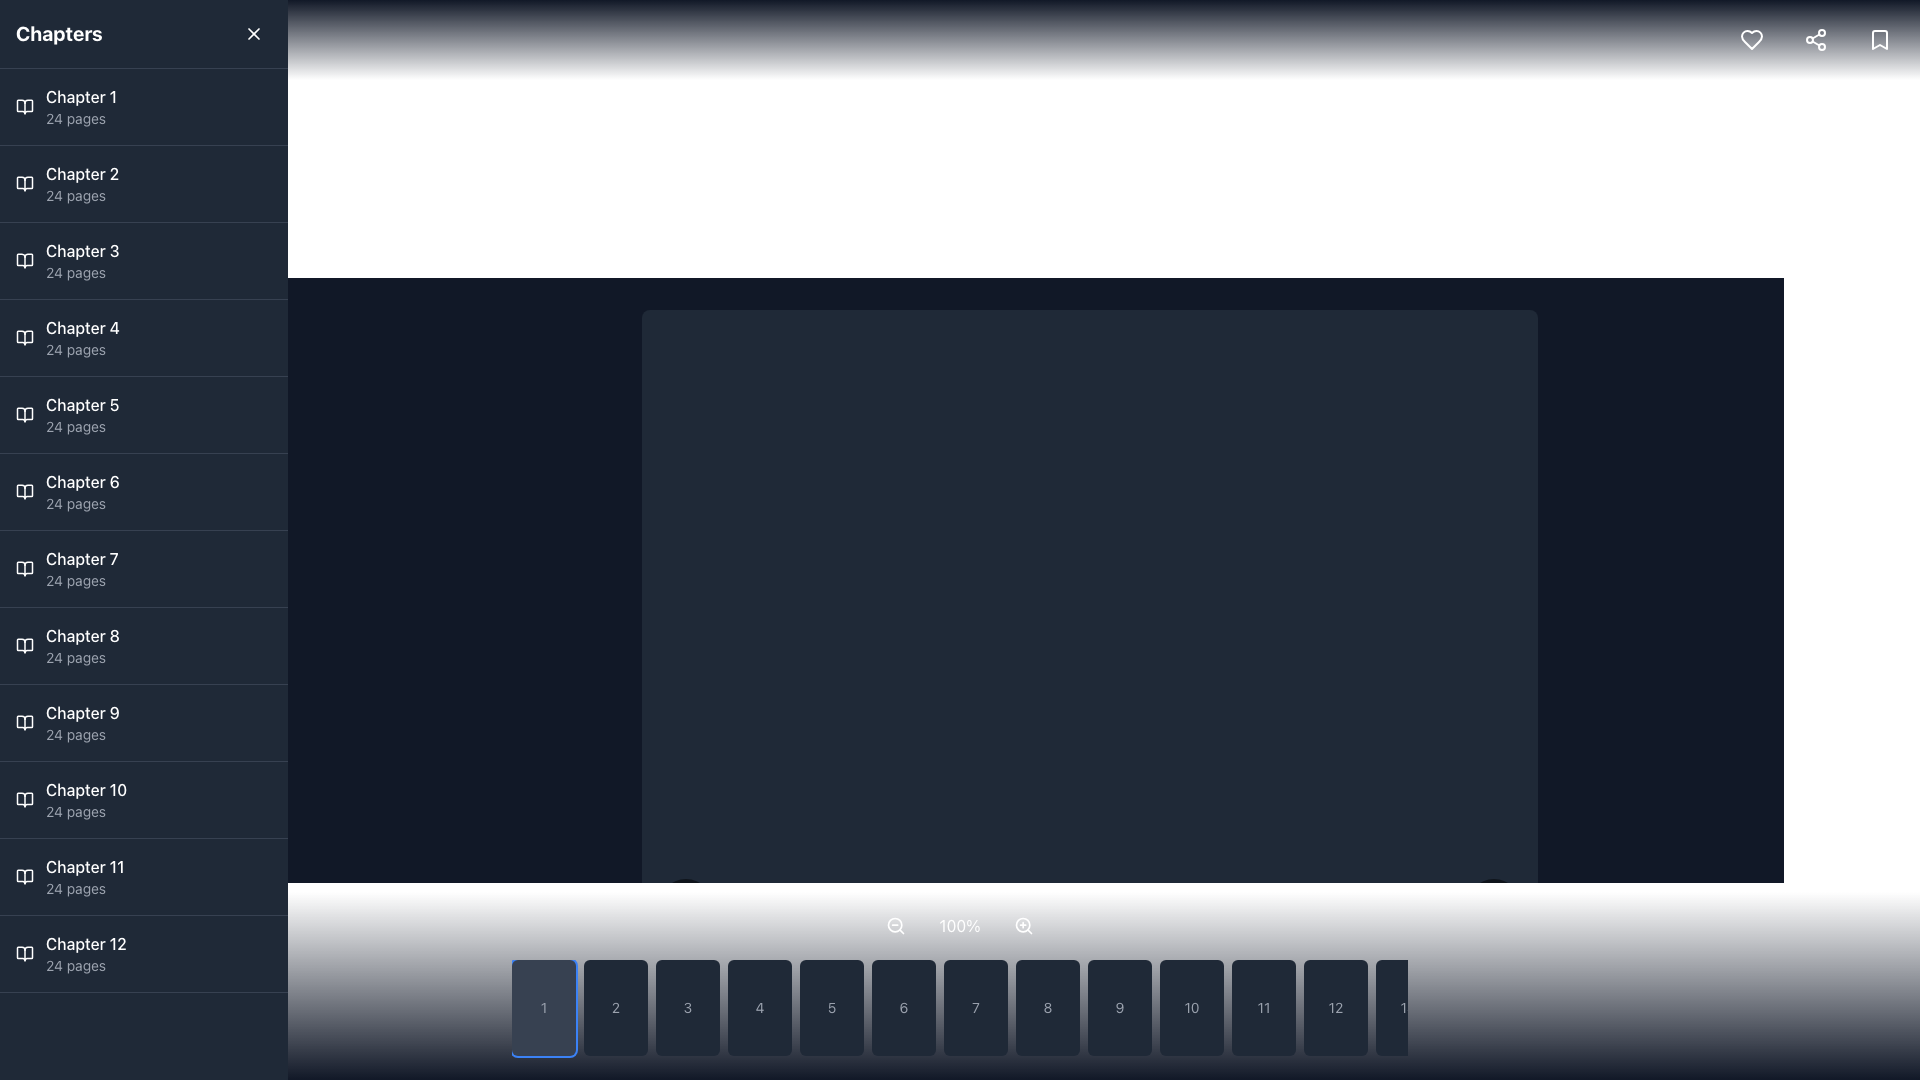  What do you see at coordinates (81, 559) in the screenshot?
I see `the 'Chapter 7' label, which is a white text on a dark blue background, located in the list between 'Chapter 6' and 'Chapter 8'` at bounding box center [81, 559].